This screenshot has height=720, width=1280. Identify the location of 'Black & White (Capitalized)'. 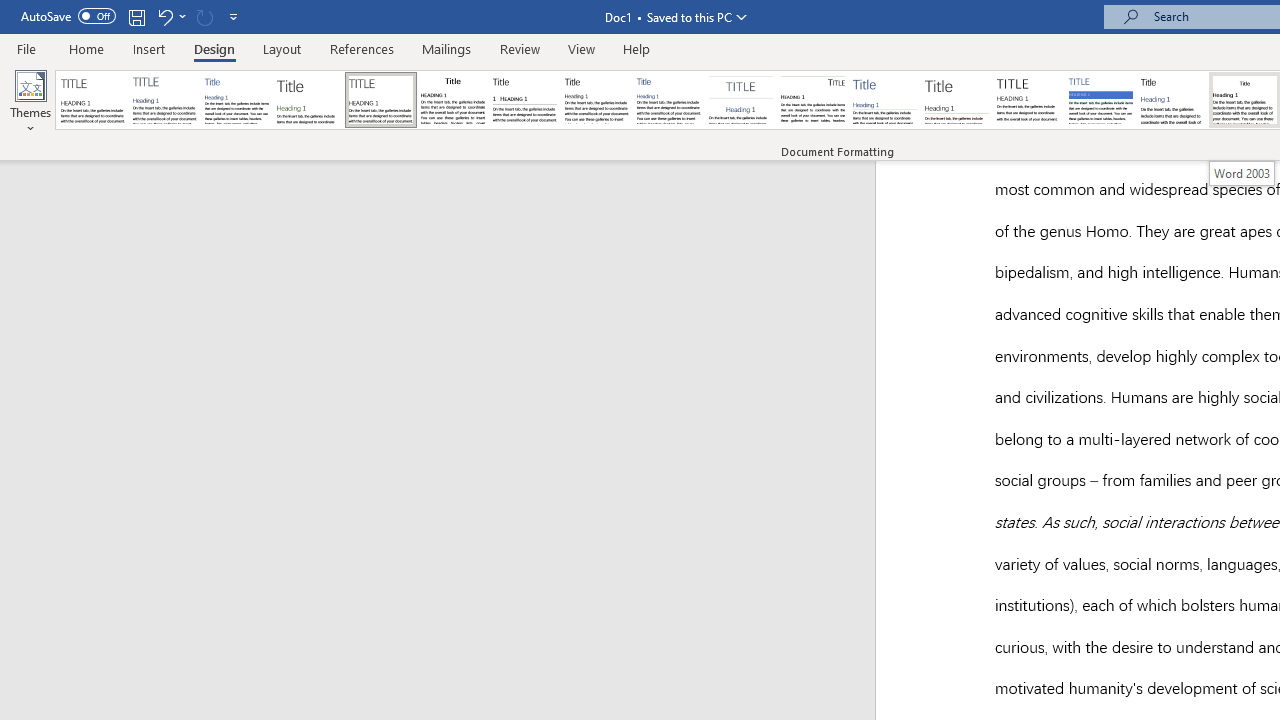
(381, 100).